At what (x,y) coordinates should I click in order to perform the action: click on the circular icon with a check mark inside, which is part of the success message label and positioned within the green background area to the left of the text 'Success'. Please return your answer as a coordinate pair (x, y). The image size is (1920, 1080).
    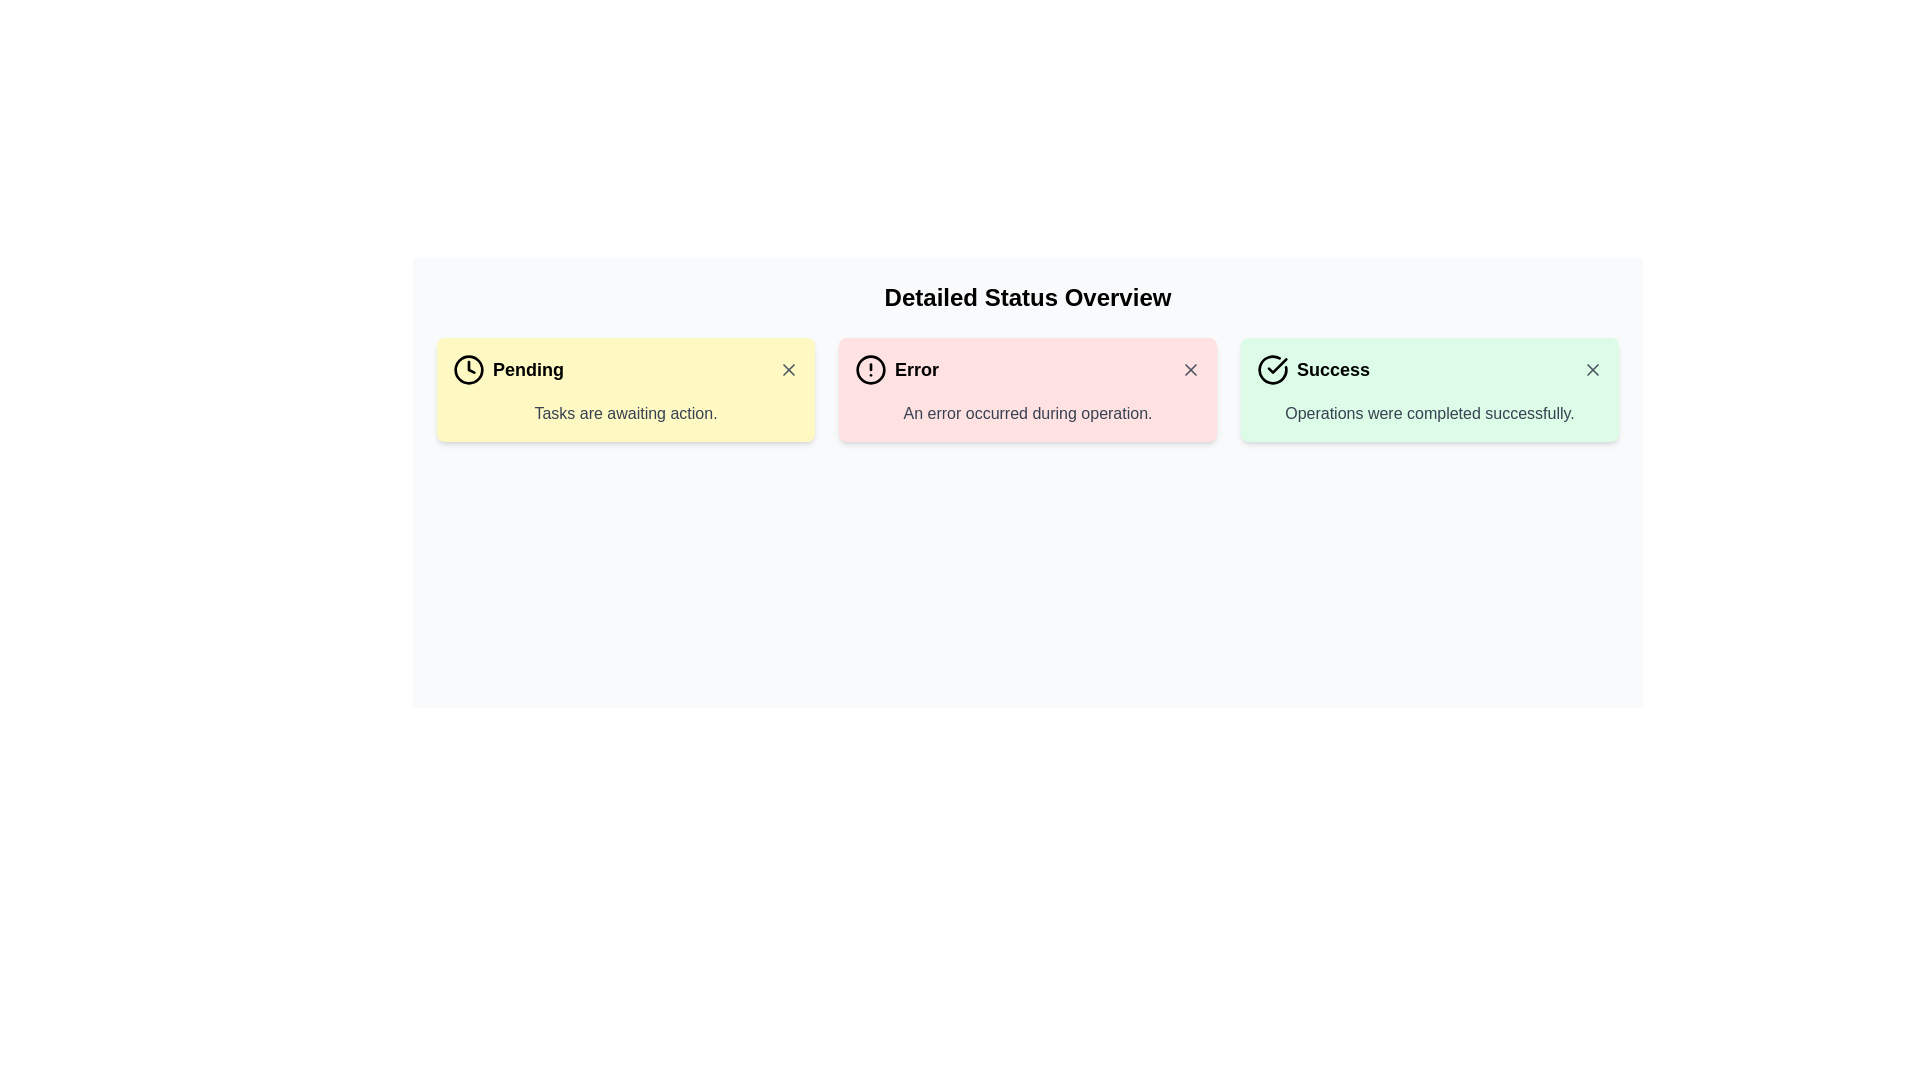
    Looking at the image, I should click on (1271, 370).